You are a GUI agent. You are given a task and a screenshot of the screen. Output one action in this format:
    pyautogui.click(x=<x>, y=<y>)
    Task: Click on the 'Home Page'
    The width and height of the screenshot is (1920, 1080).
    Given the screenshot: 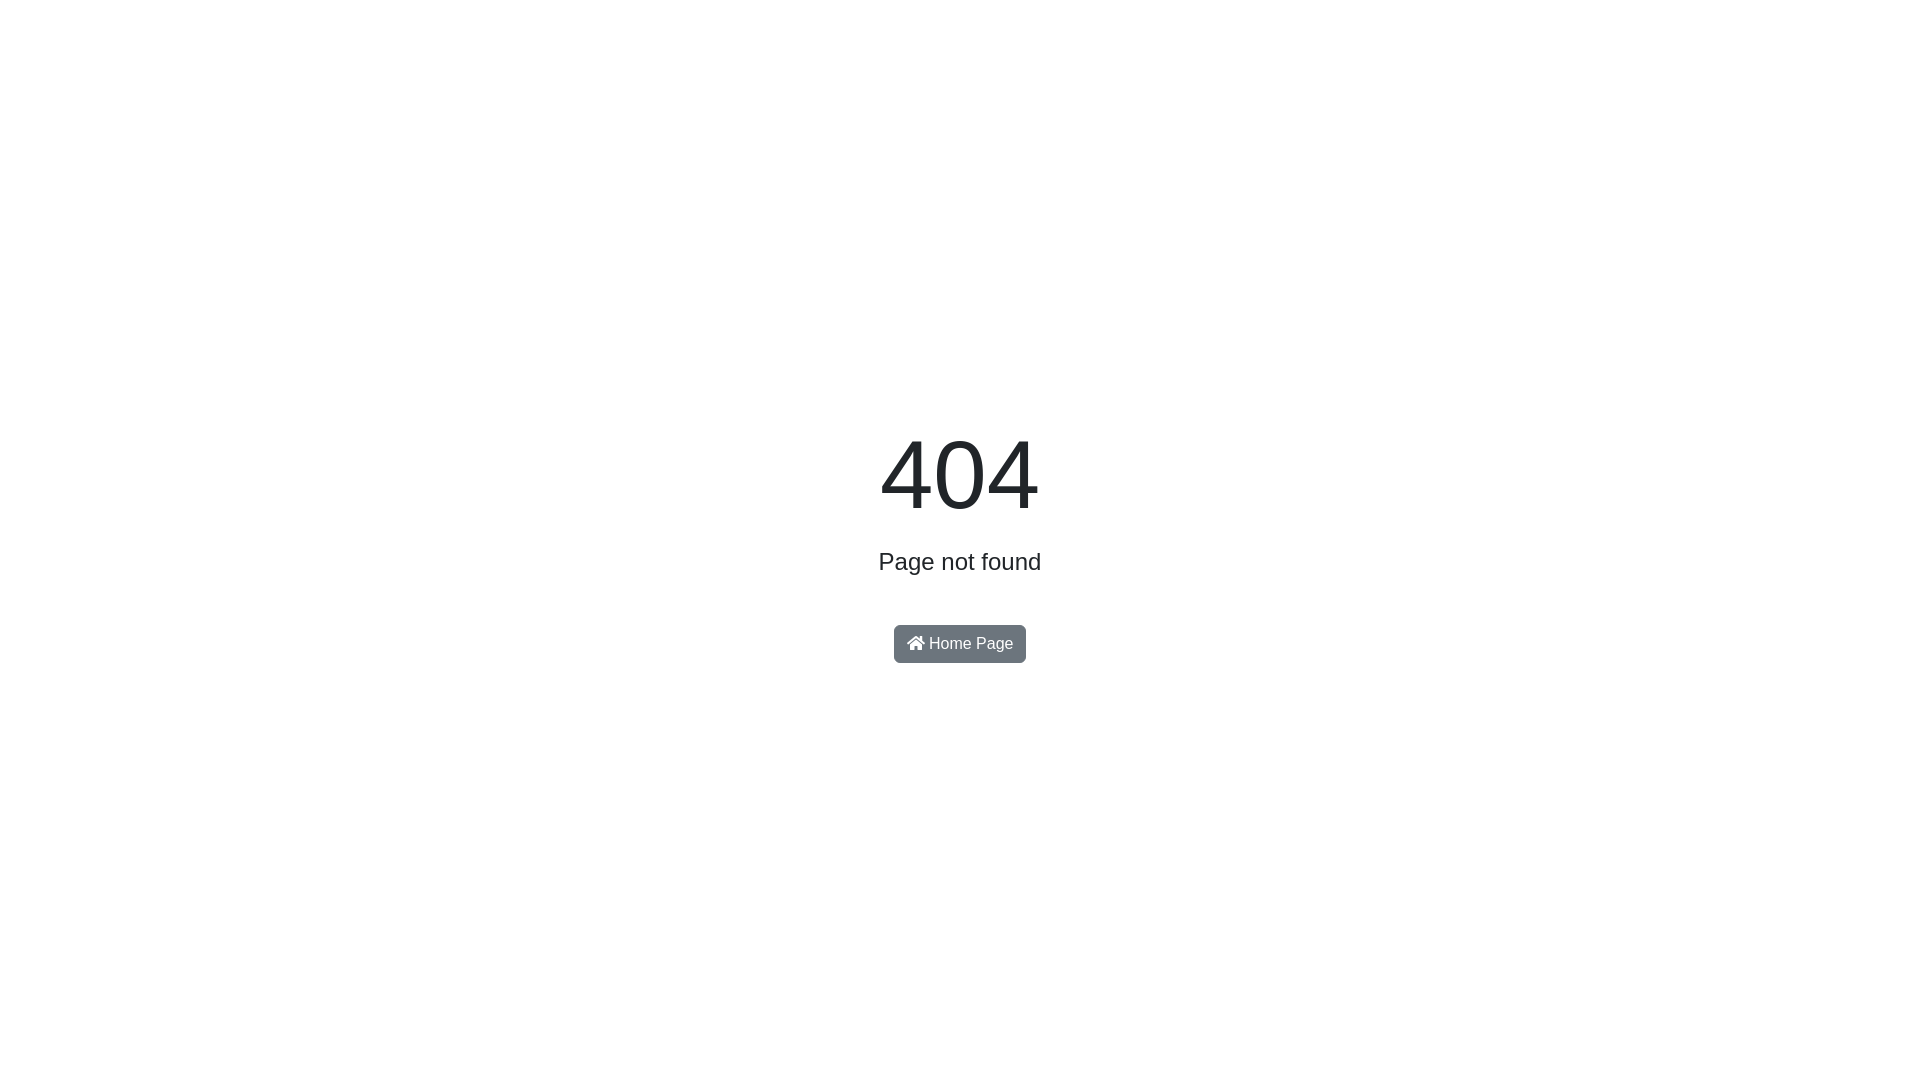 What is the action you would take?
    pyautogui.click(x=892, y=644)
    